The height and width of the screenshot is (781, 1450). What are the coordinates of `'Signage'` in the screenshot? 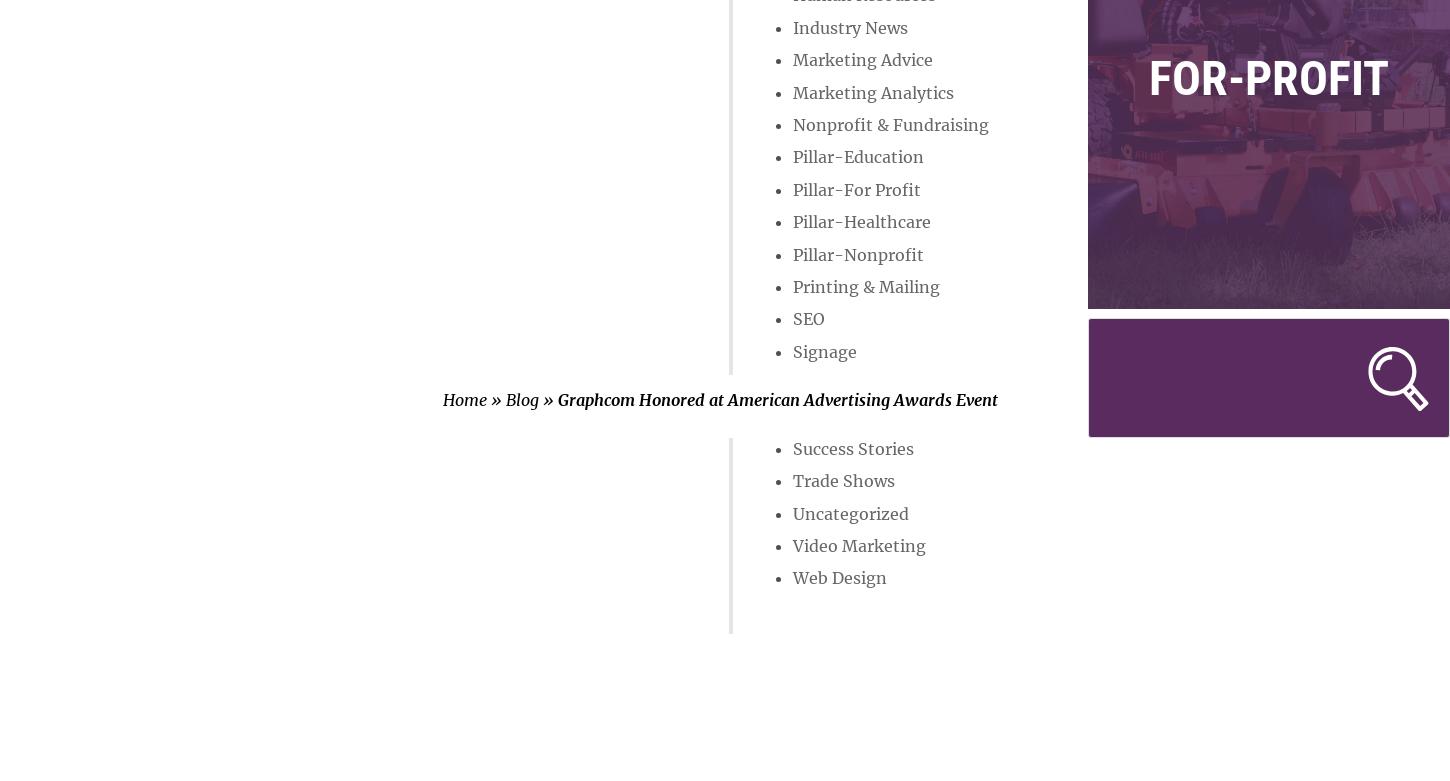 It's located at (824, 350).